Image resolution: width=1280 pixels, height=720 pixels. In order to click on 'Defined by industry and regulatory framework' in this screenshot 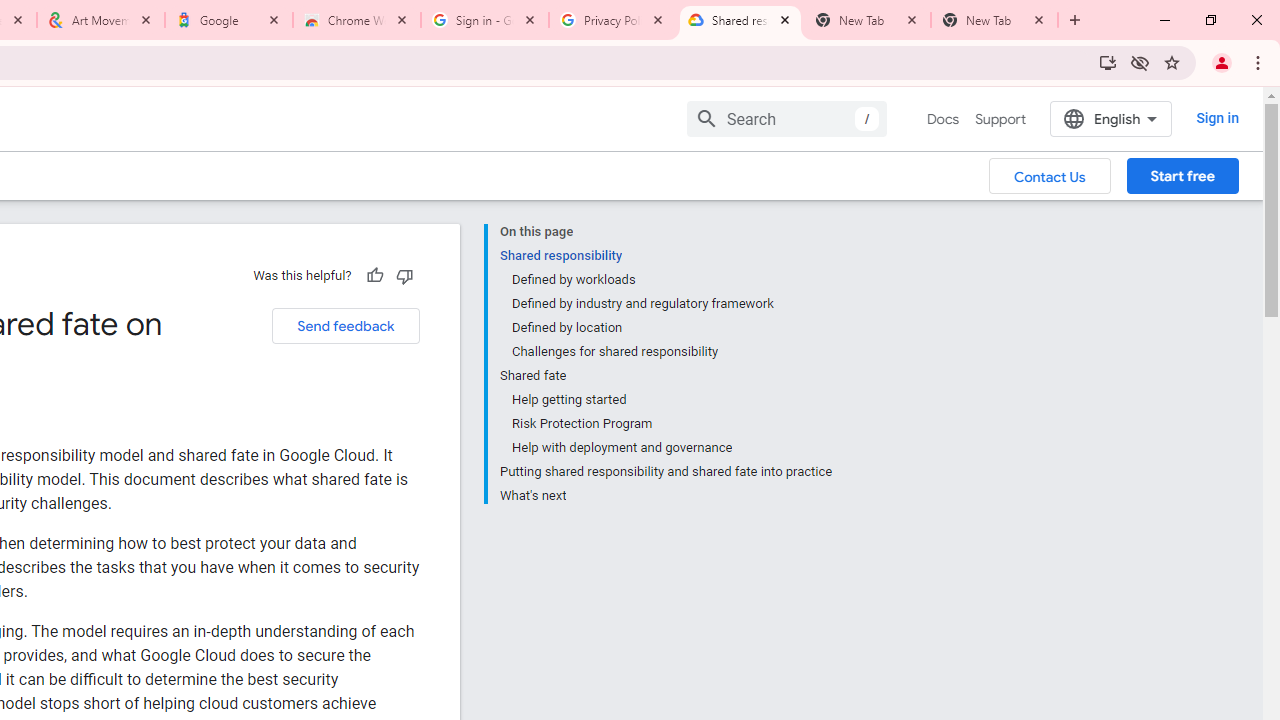, I will do `click(671, 304)`.